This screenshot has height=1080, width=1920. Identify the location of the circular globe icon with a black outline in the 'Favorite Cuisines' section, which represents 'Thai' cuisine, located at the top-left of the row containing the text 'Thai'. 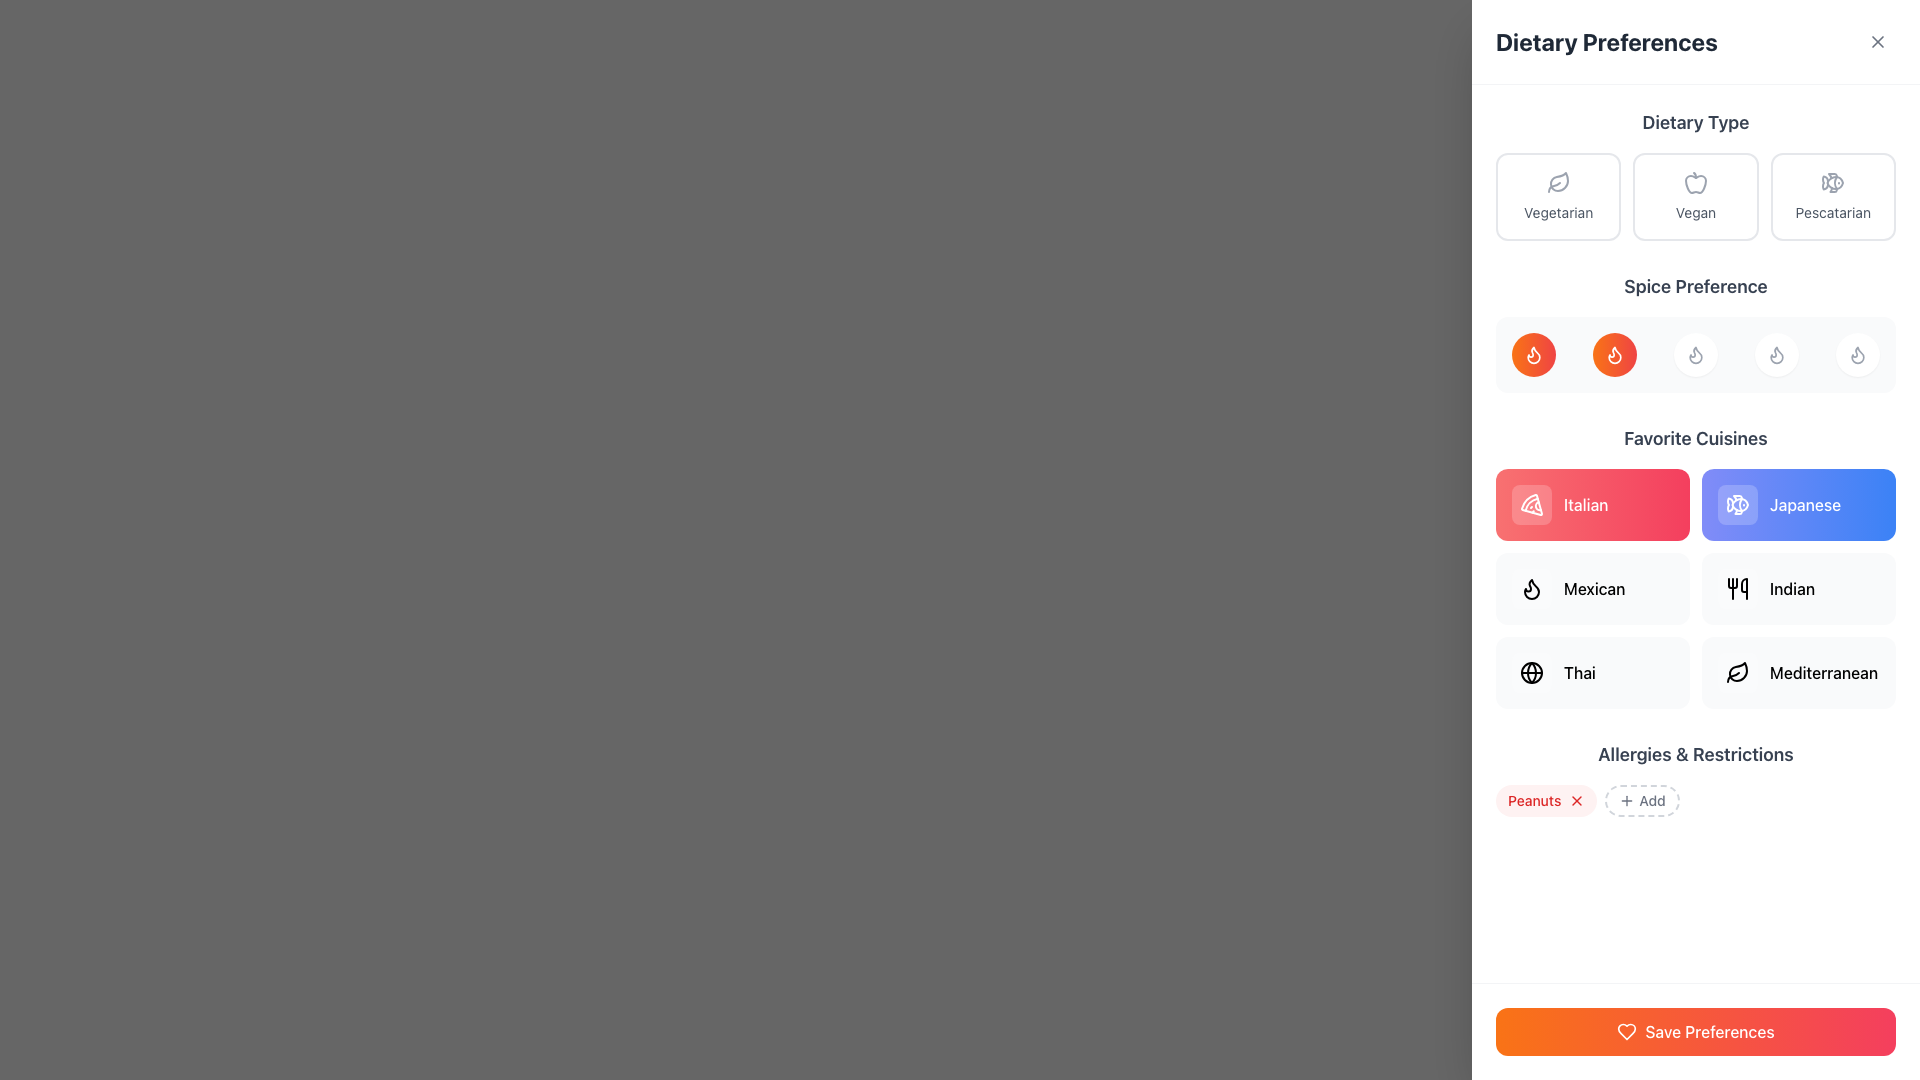
(1530, 672).